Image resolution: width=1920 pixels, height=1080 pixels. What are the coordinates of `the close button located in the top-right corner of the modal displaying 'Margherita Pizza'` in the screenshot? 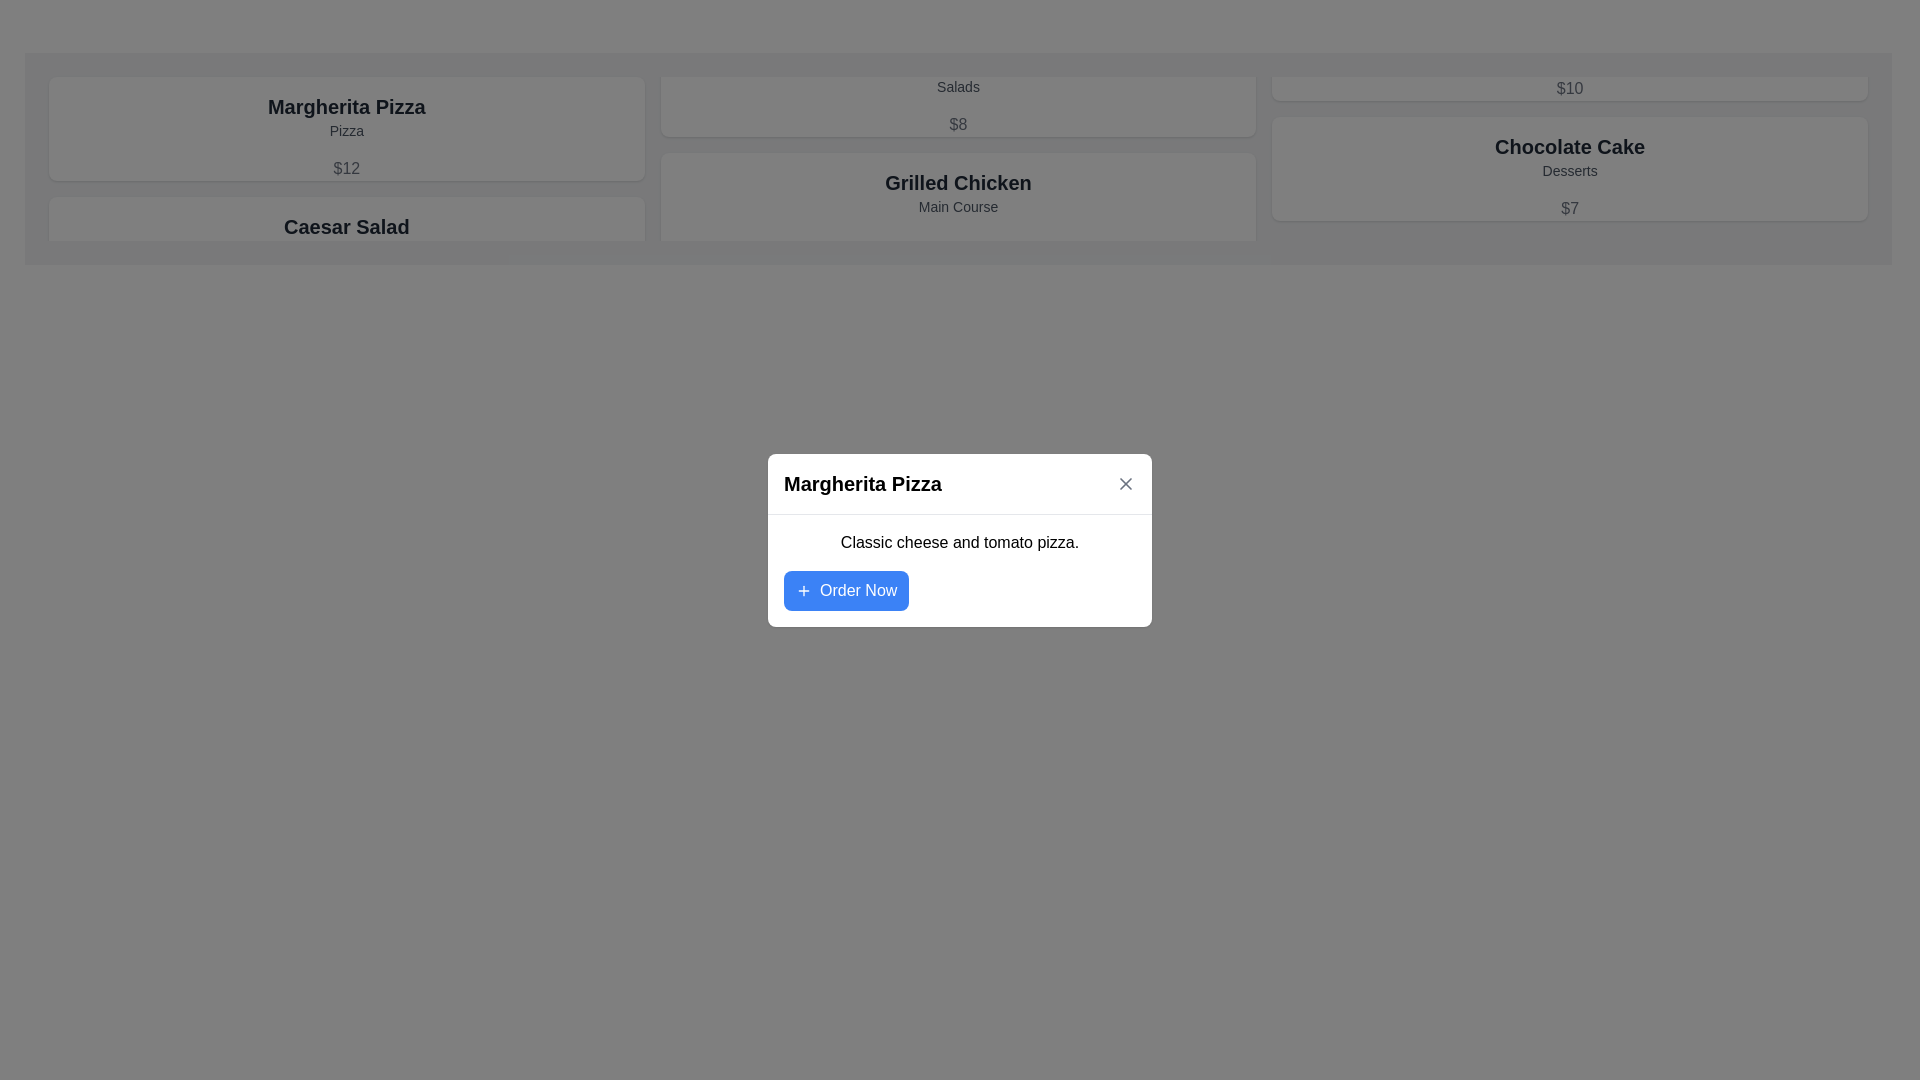 It's located at (1126, 482).